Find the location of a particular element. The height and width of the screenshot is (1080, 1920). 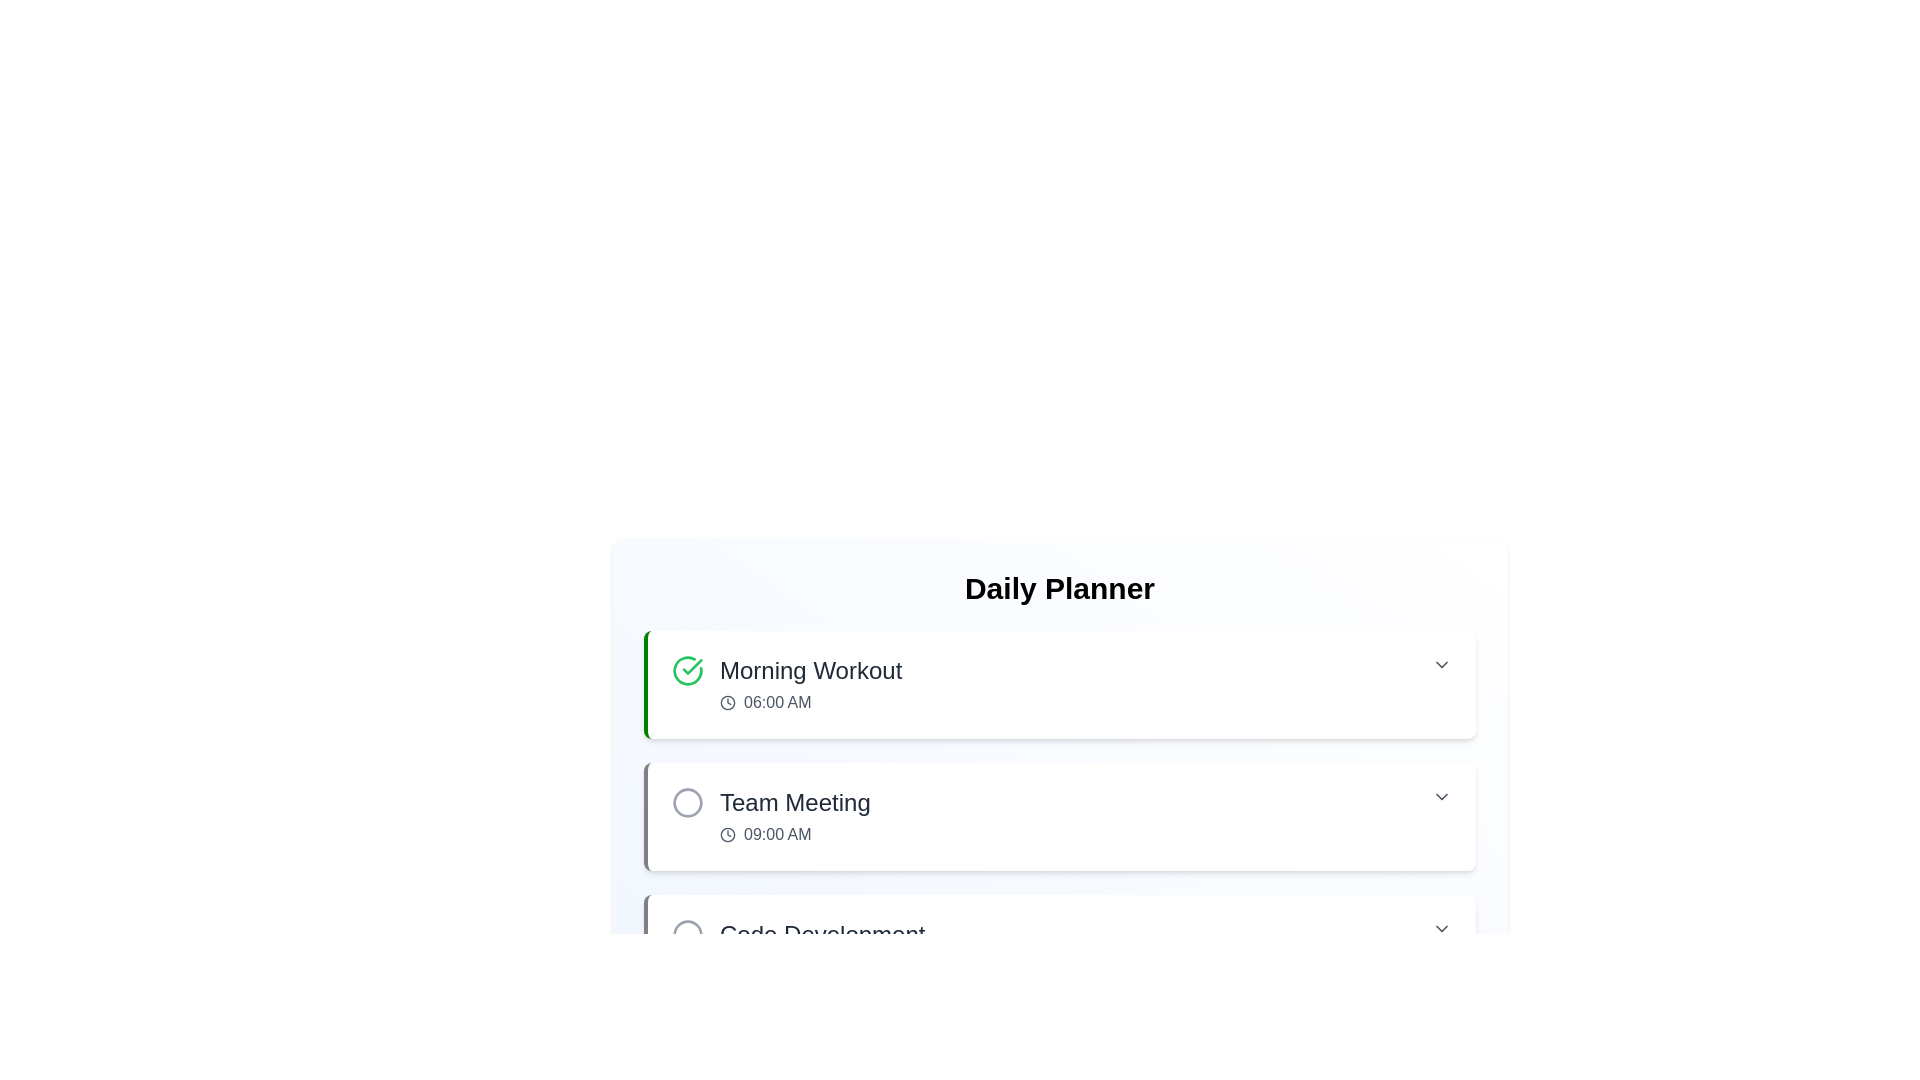

text from the 'Morning Workout' label, which includes the time '06:00 AM' and is accompanied by a clock icon, located in the first row of the daily planner items list is located at coordinates (811, 684).